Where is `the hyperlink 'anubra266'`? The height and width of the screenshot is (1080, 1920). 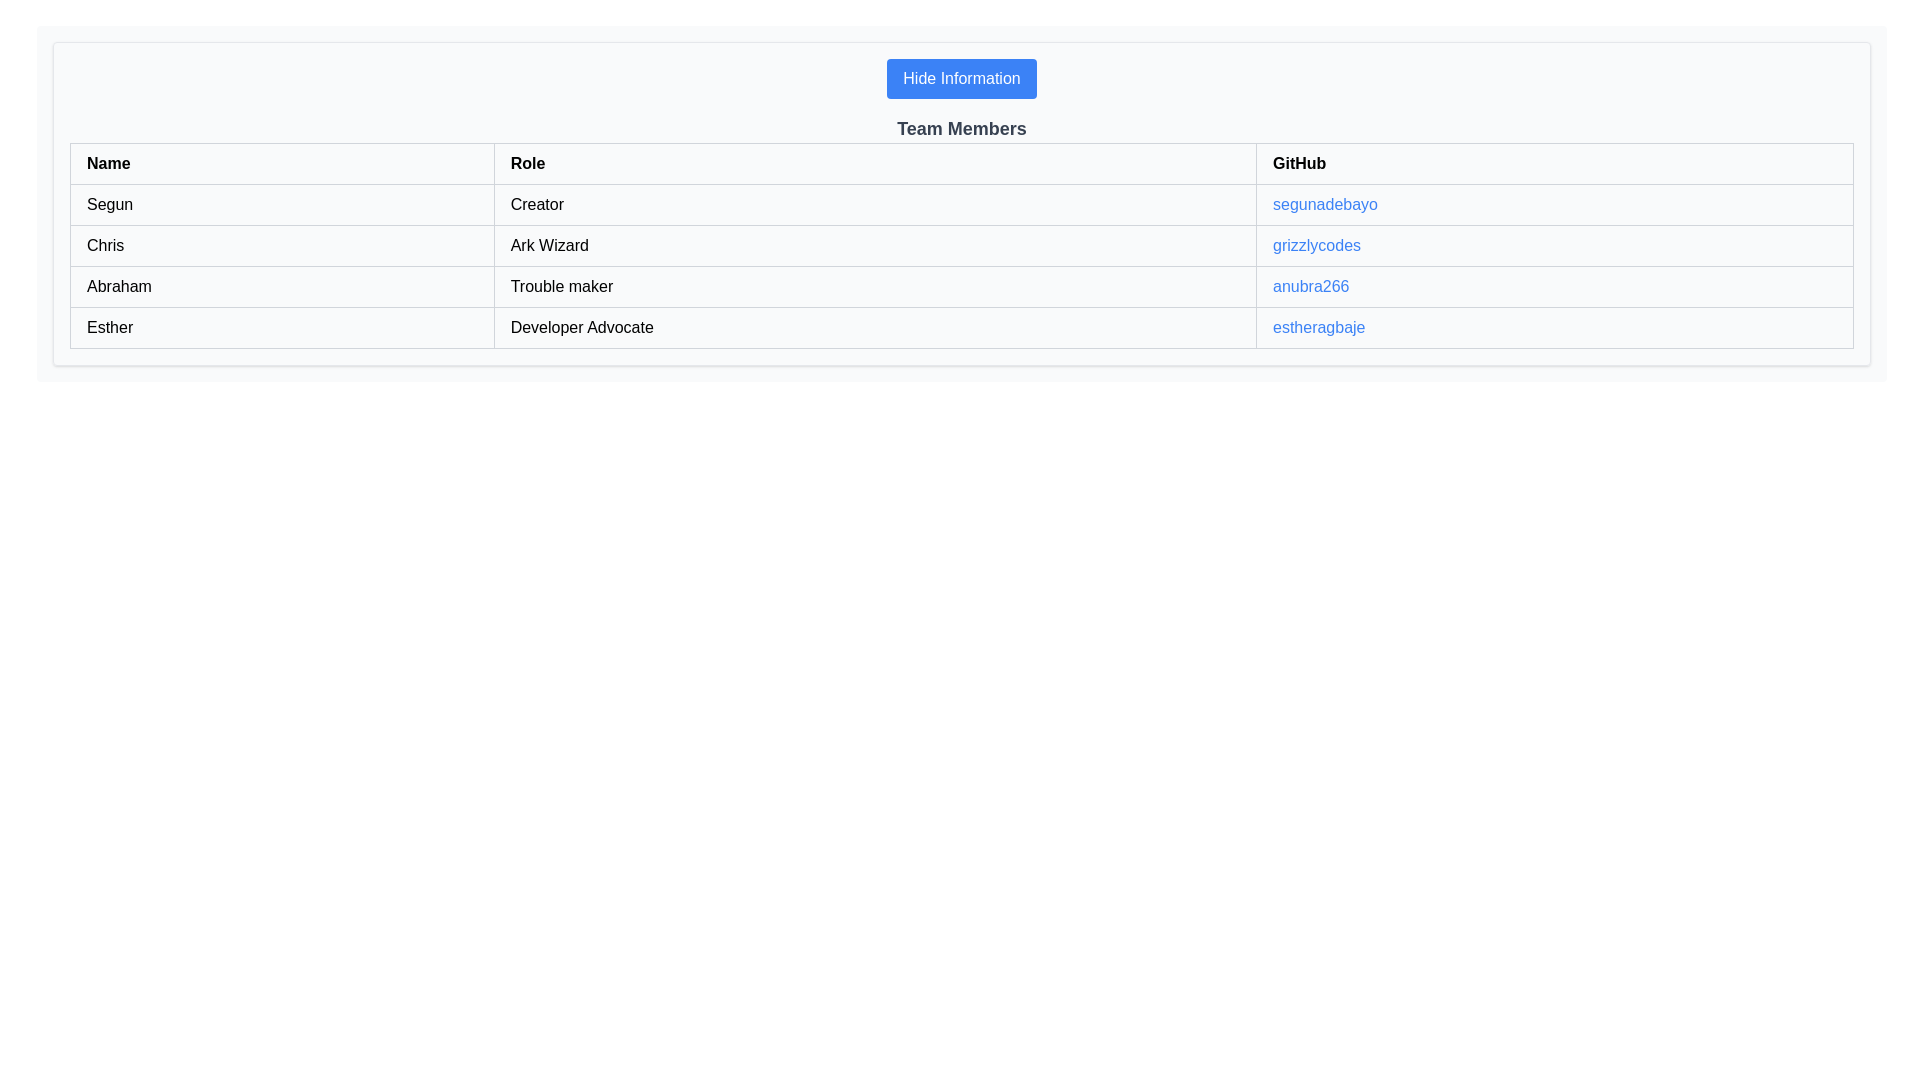
the hyperlink 'anubra266' is located at coordinates (1310, 285).